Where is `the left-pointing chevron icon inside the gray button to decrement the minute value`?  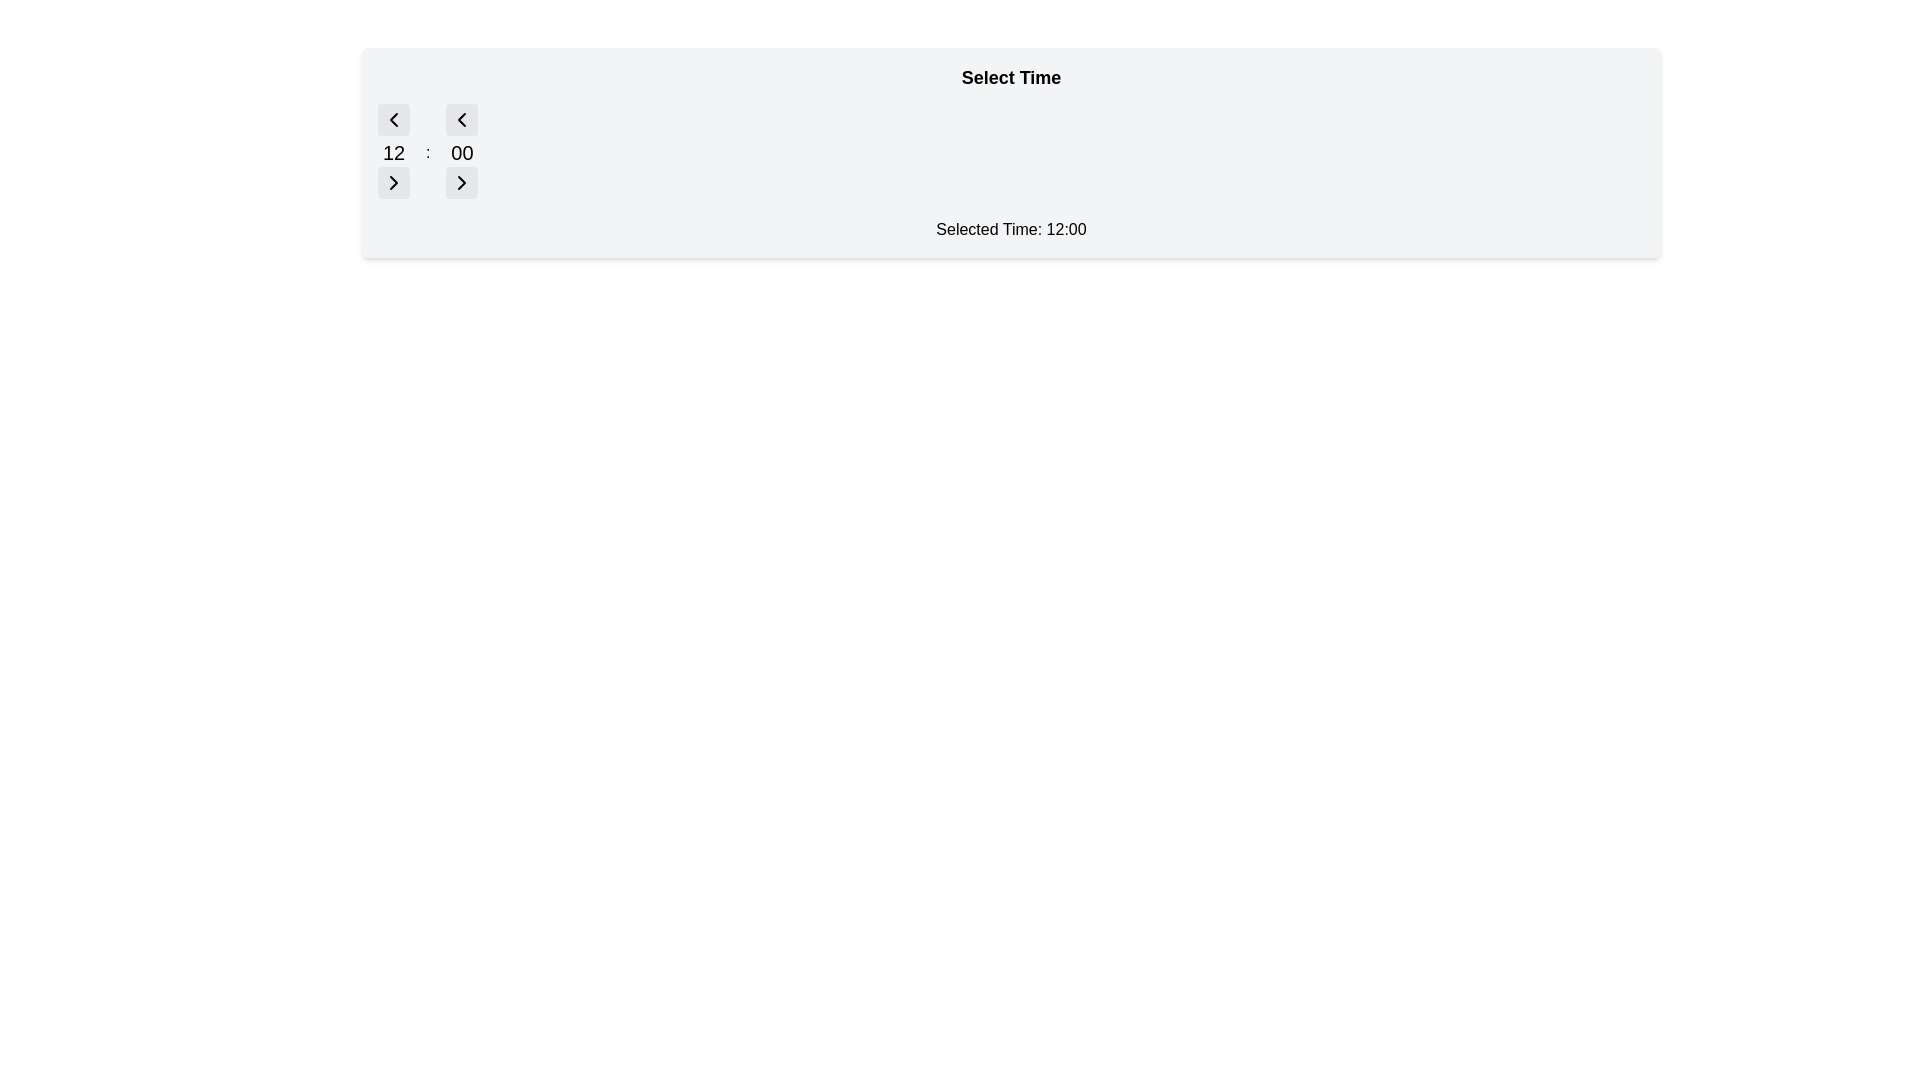
the left-pointing chevron icon inside the gray button to decrement the minute value is located at coordinates (461, 119).